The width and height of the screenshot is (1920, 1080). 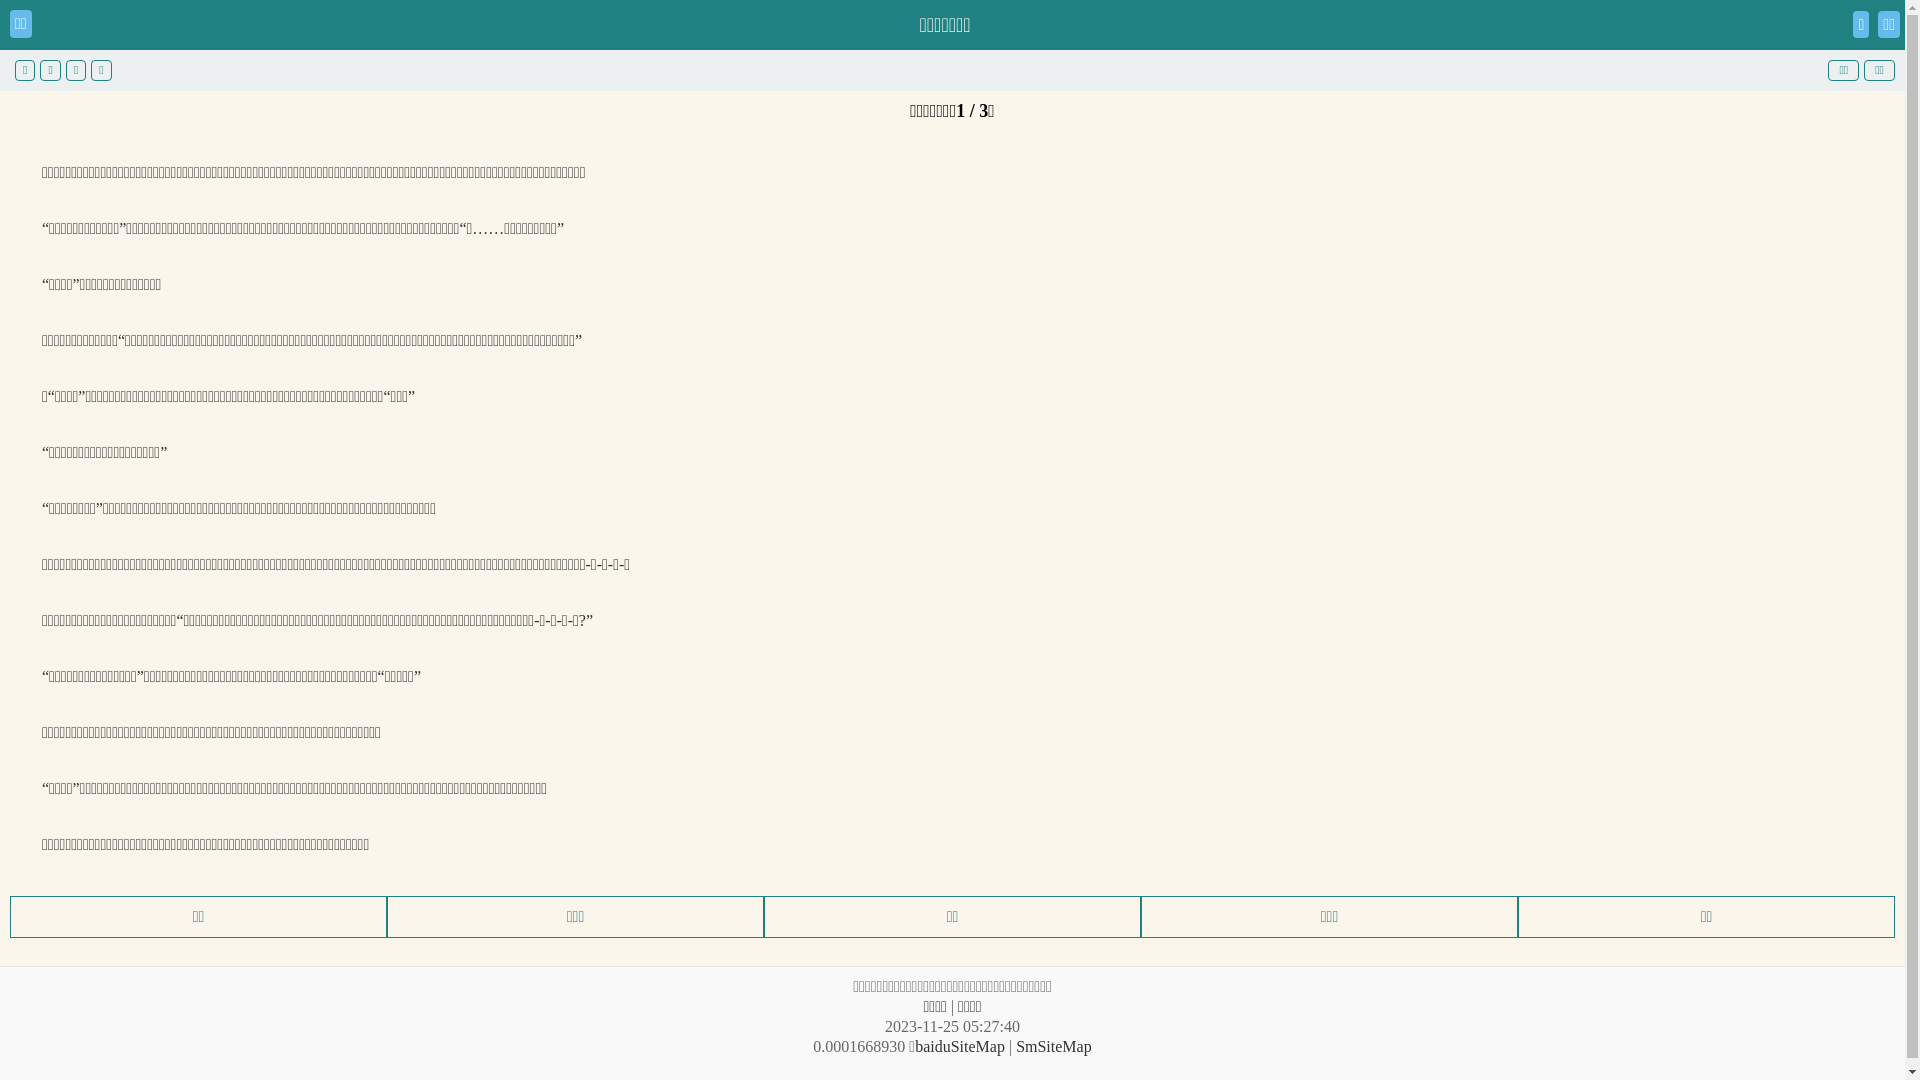 What do you see at coordinates (960, 1045) in the screenshot?
I see `'baiduSiteMap'` at bounding box center [960, 1045].